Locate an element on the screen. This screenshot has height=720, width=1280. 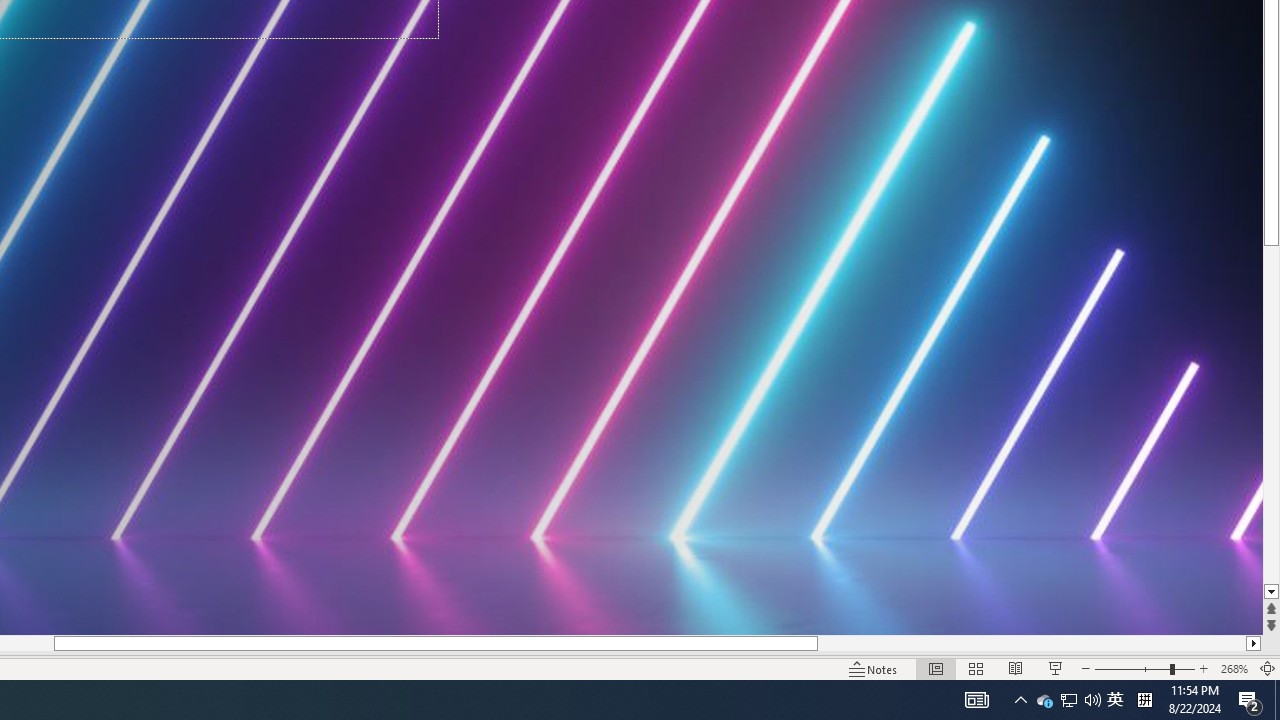
'Zoom 268%' is located at coordinates (1233, 669).